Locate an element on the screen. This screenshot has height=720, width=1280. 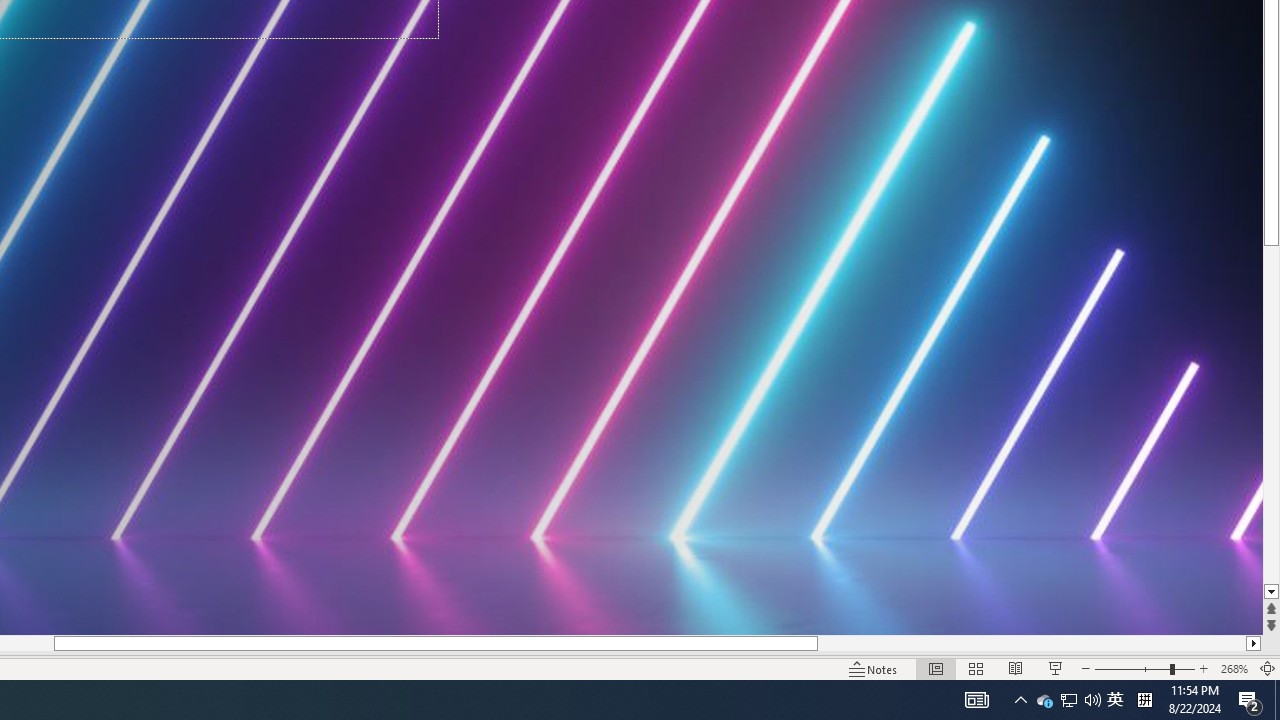
'Zoom 268%' is located at coordinates (1233, 669).